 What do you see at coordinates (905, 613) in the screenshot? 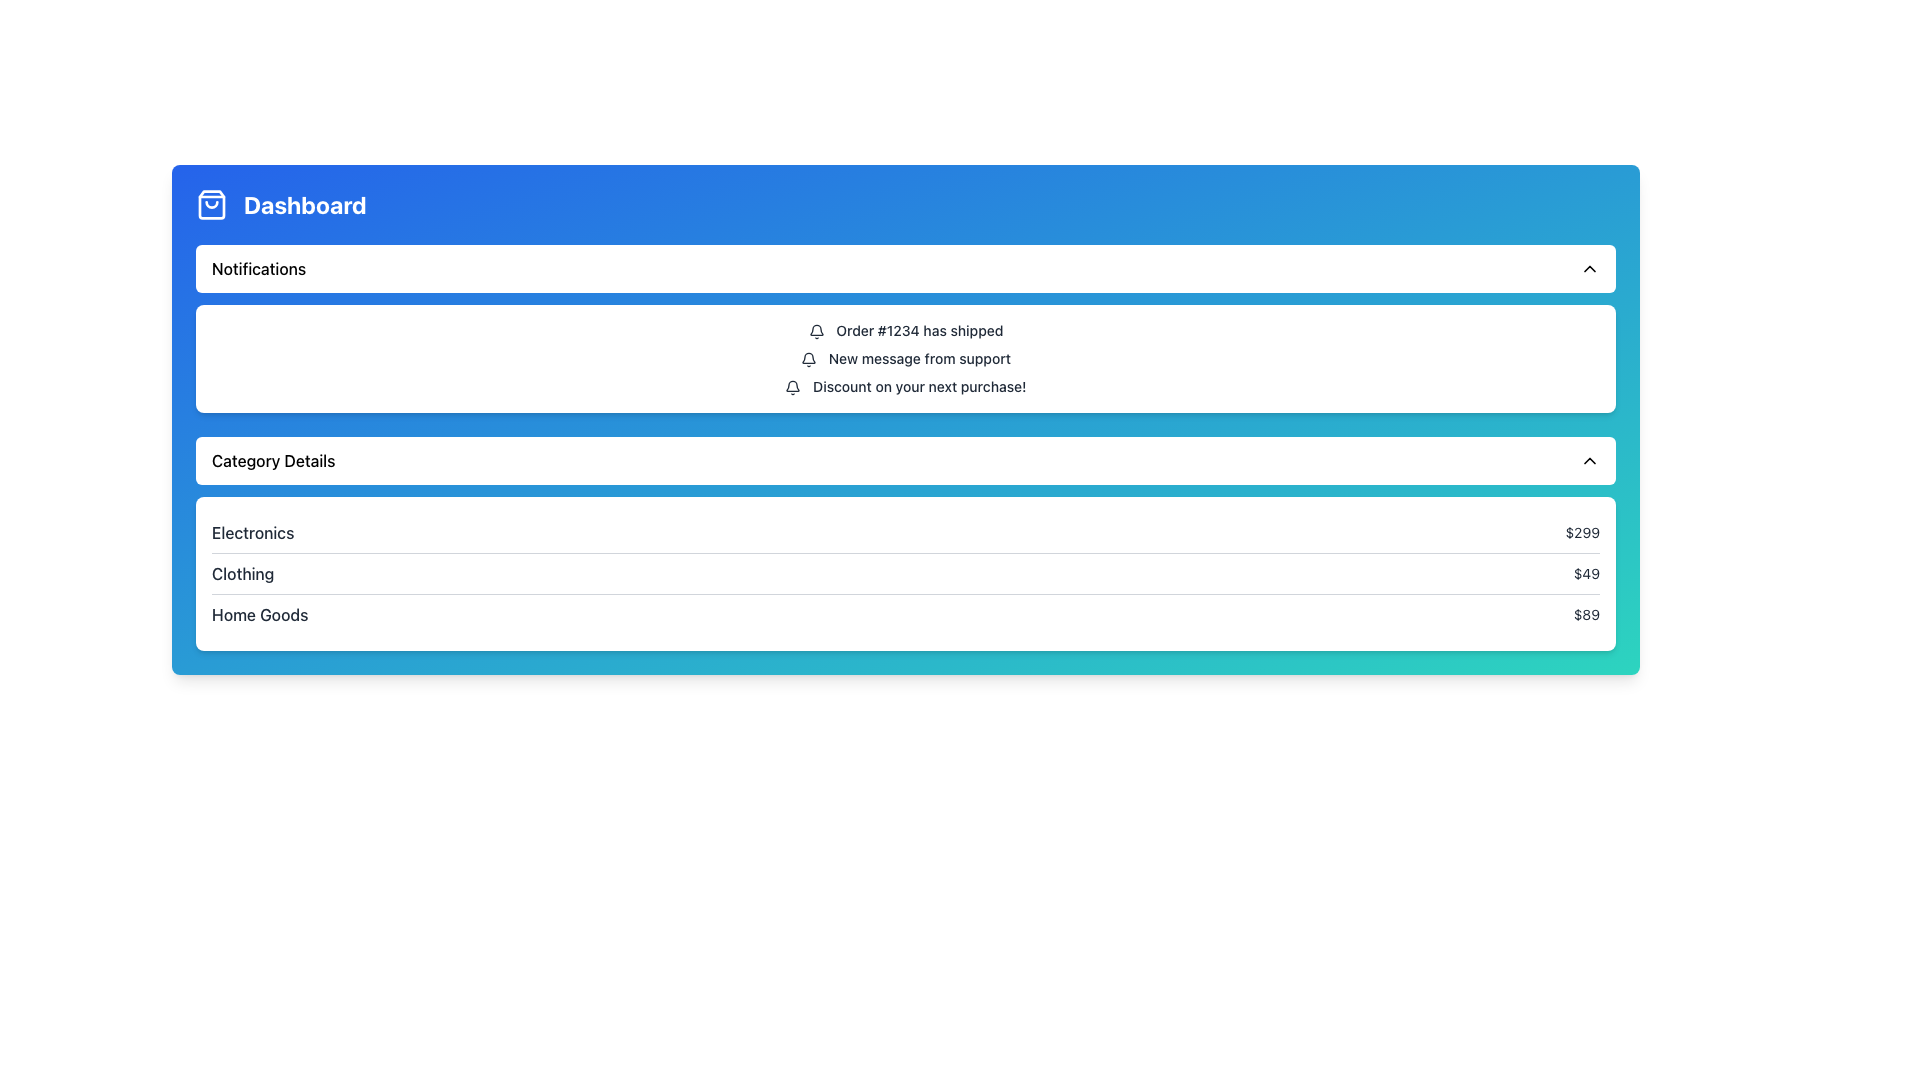
I see `the third list item under the 'Category Details' panel that displays 'Home Goods' with the value '$89'` at bounding box center [905, 613].